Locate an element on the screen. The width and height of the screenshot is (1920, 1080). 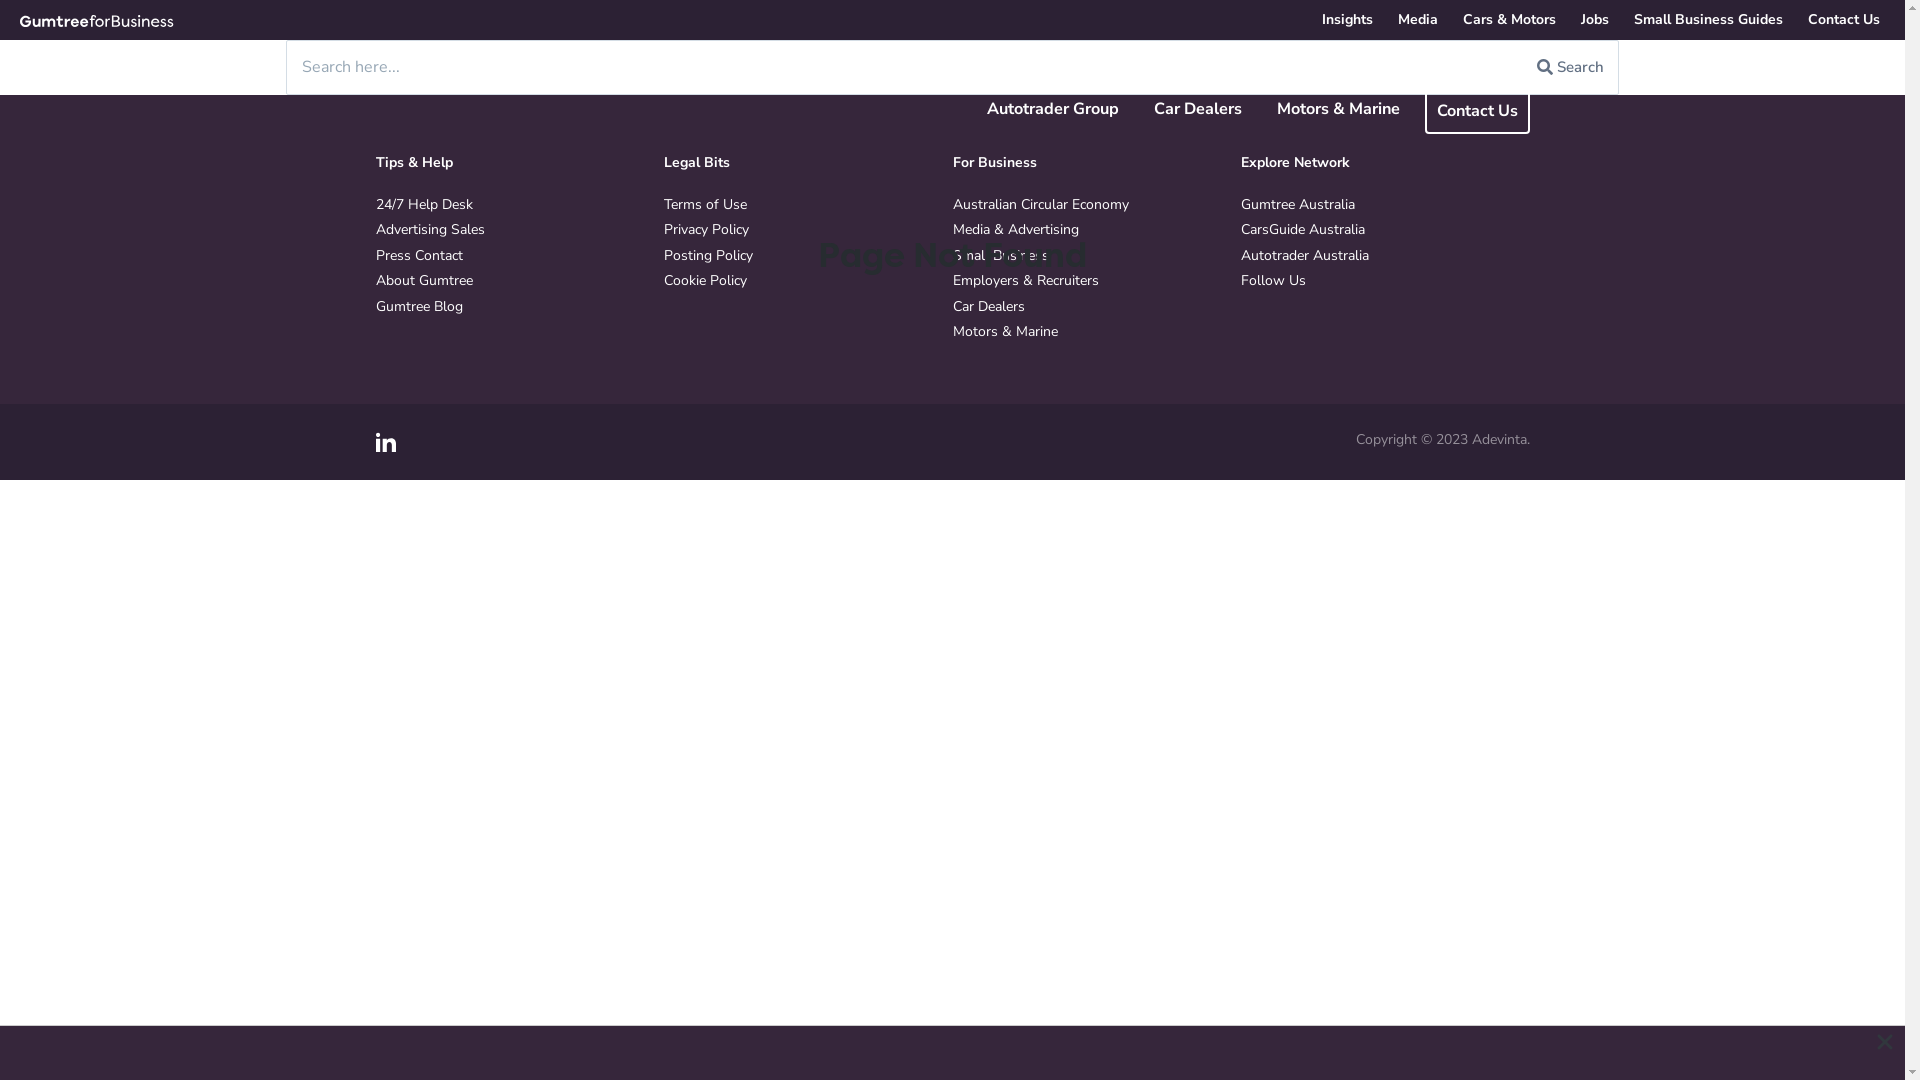
'Motors & Marine' is located at coordinates (1265, 109).